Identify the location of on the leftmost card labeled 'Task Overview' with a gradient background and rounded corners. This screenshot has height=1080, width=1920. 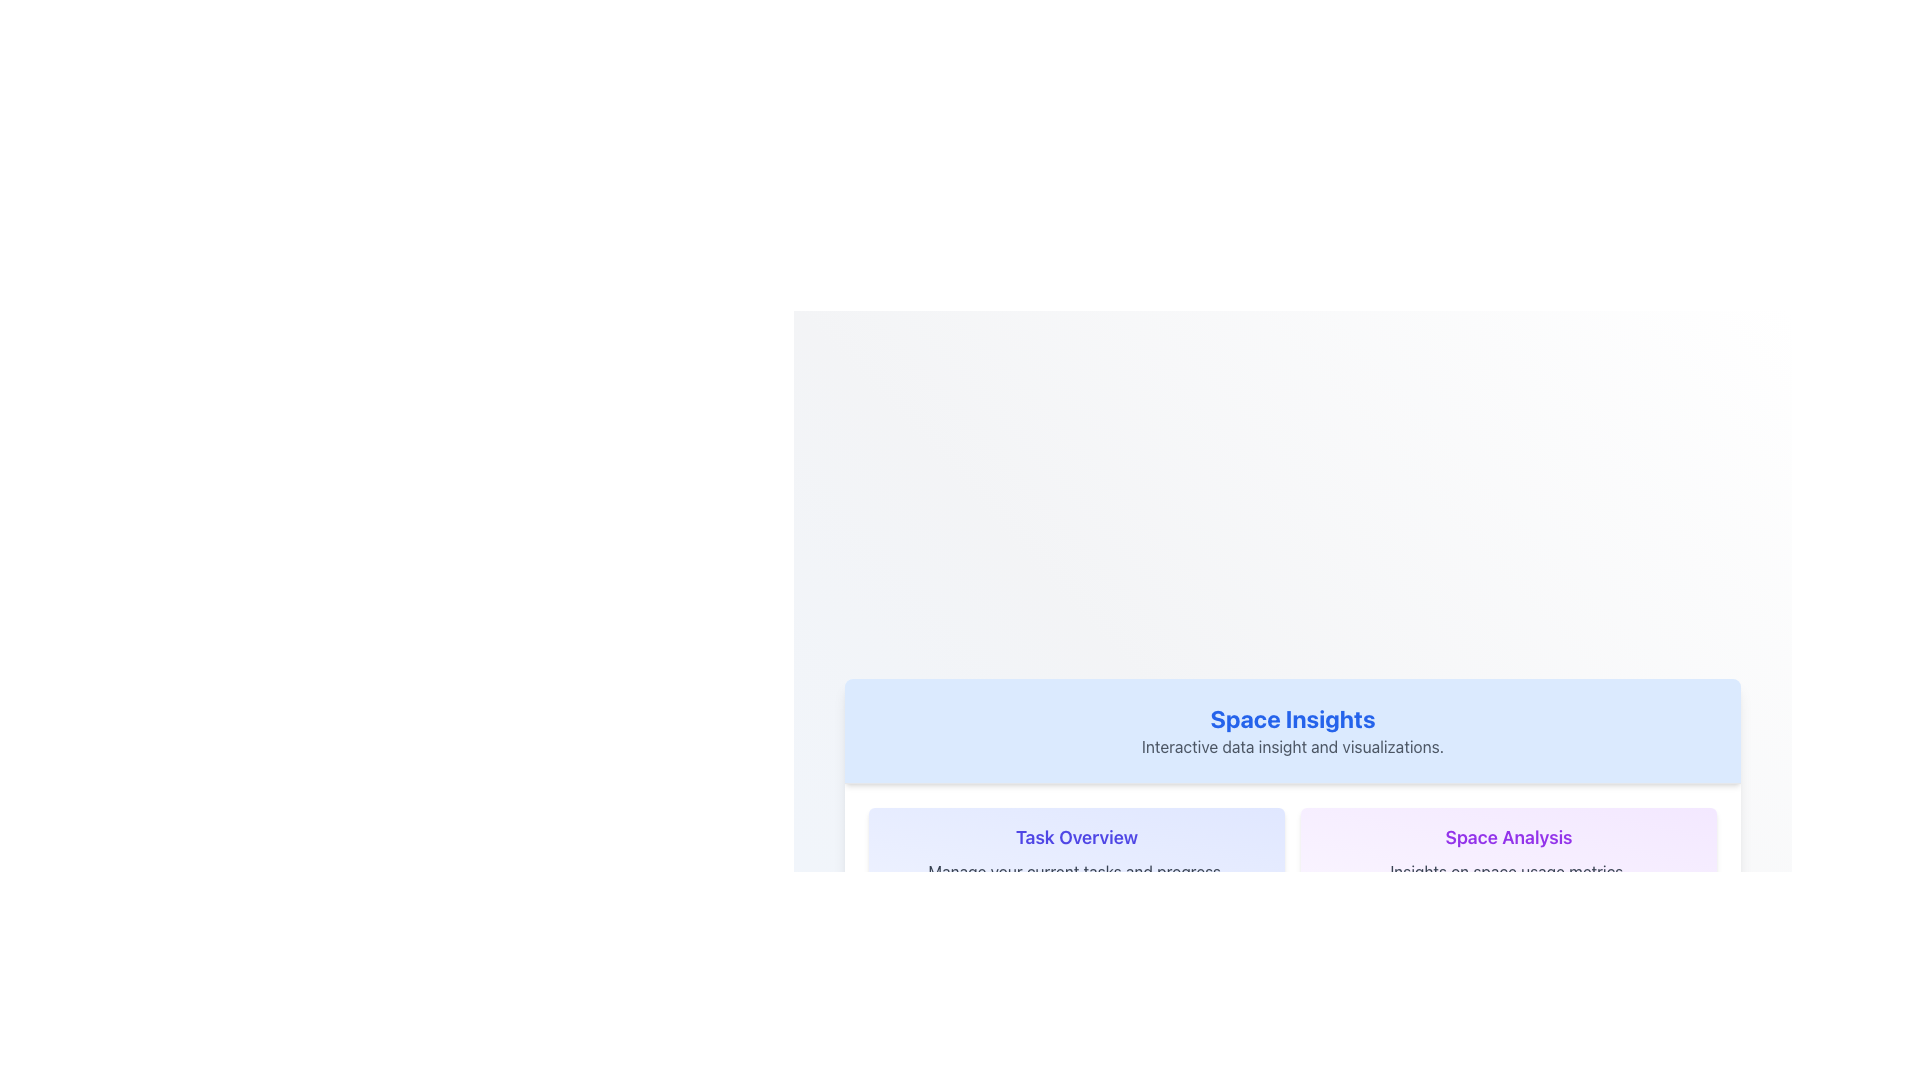
(1075, 853).